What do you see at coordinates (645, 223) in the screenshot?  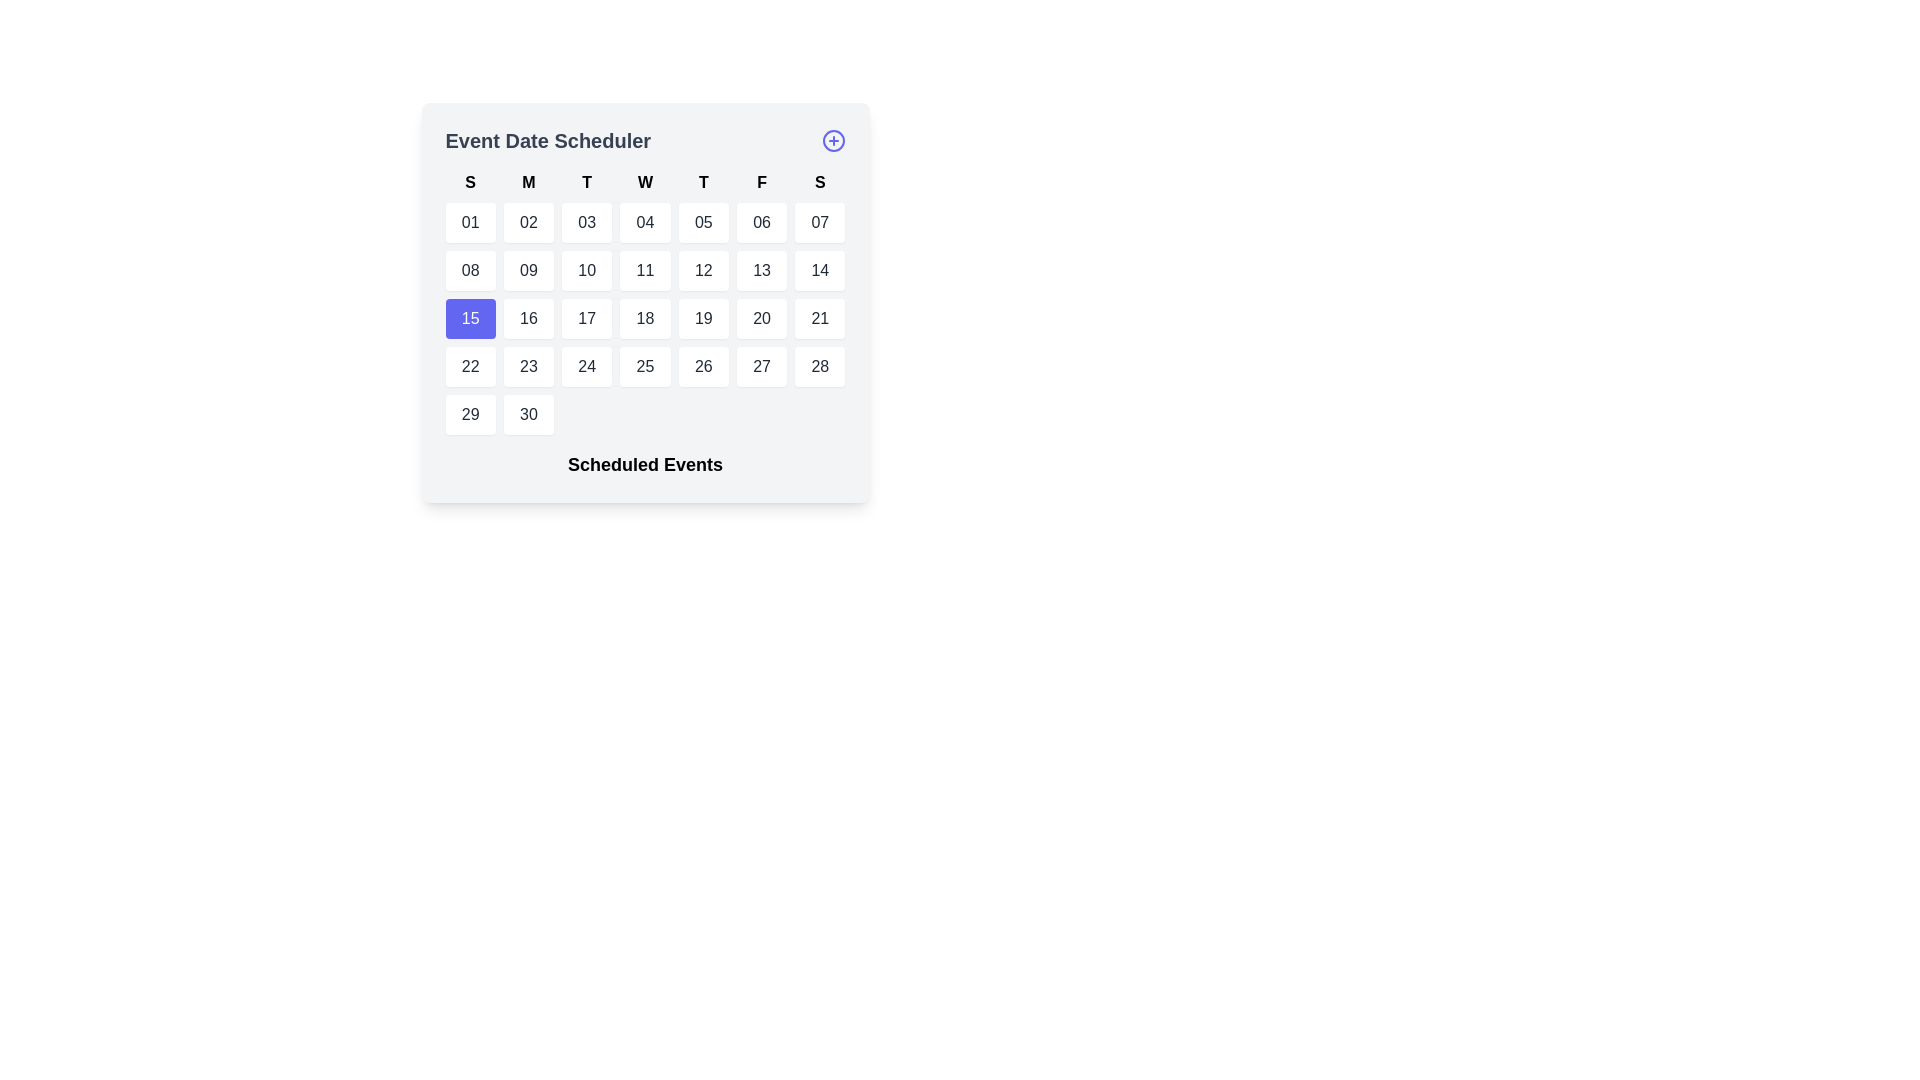 I see `the date button representing '04' in the calendar interface located in the fourth column of the second row, directly below the 'W' header for Wednesday` at bounding box center [645, 223].